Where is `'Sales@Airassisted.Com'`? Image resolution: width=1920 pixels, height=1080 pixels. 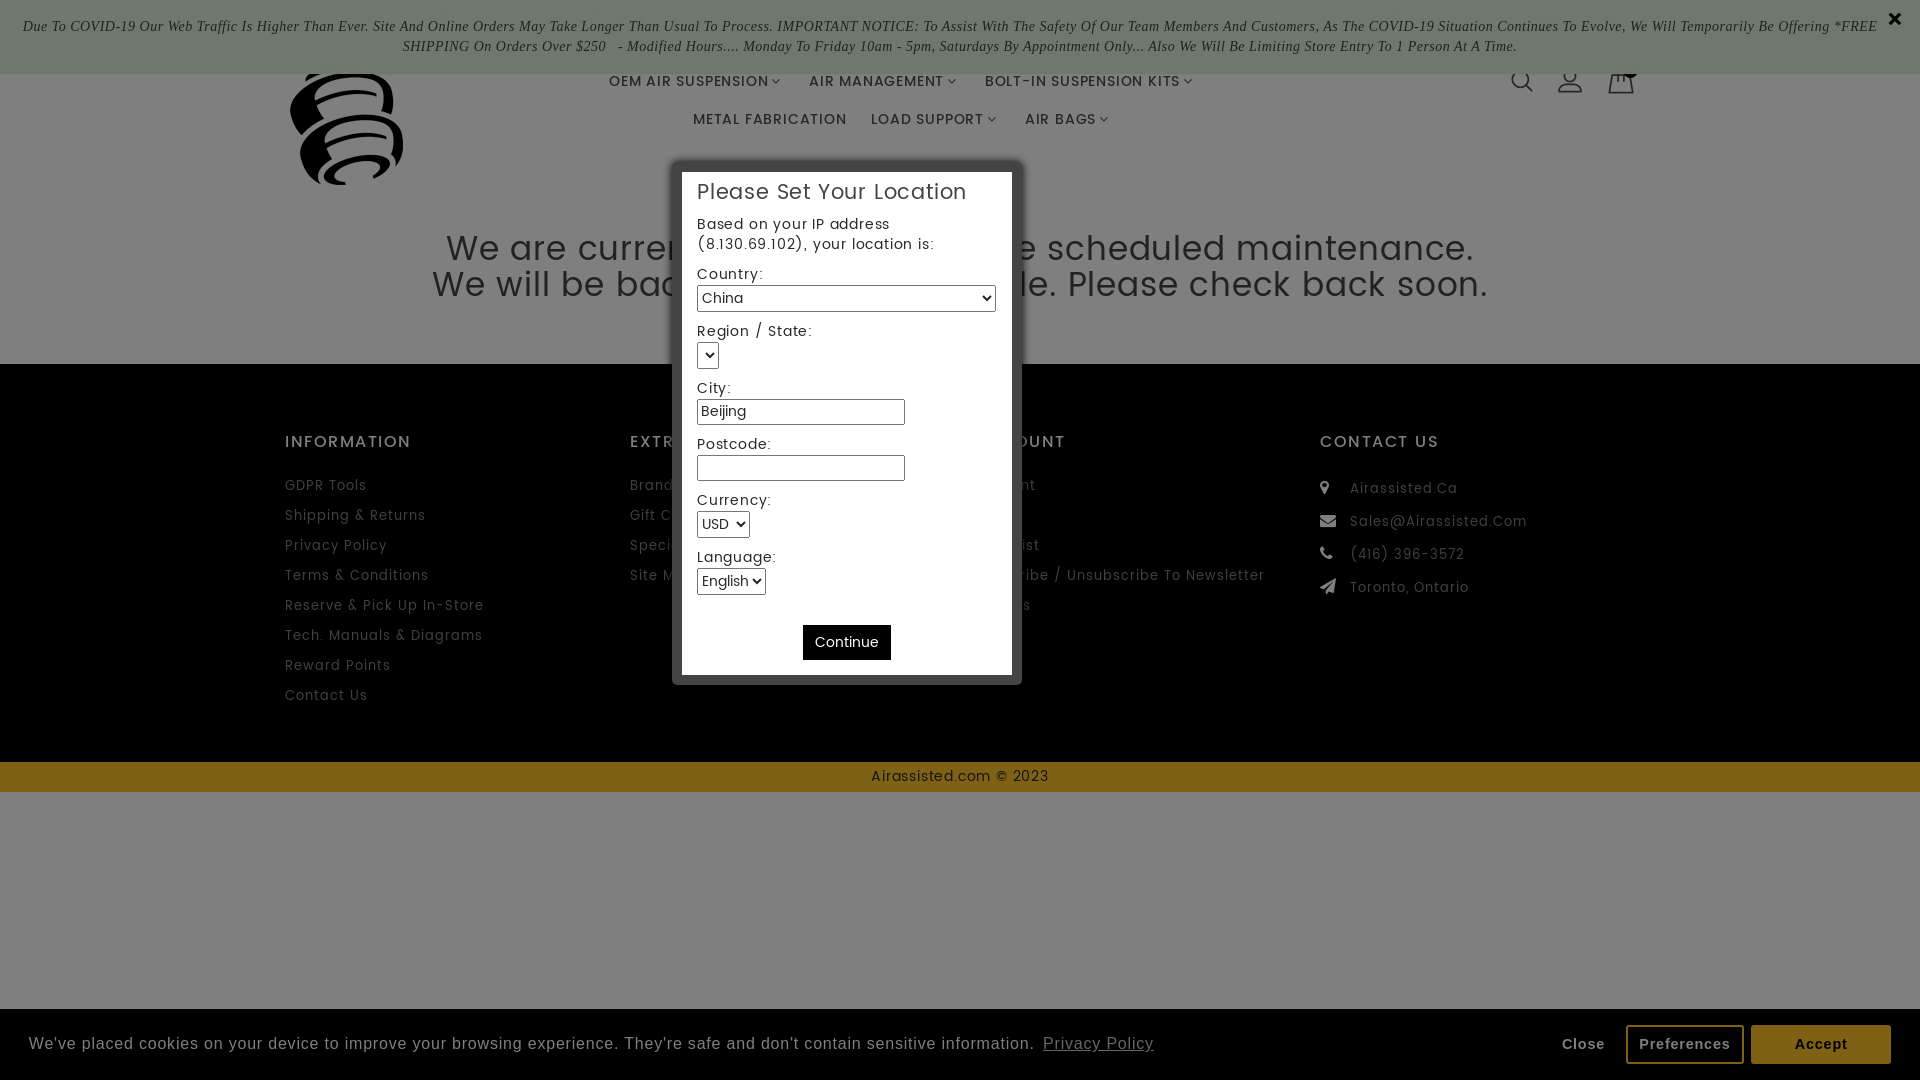
'Sales@Airassisted.Com' is located at coordinates (1349, 521).